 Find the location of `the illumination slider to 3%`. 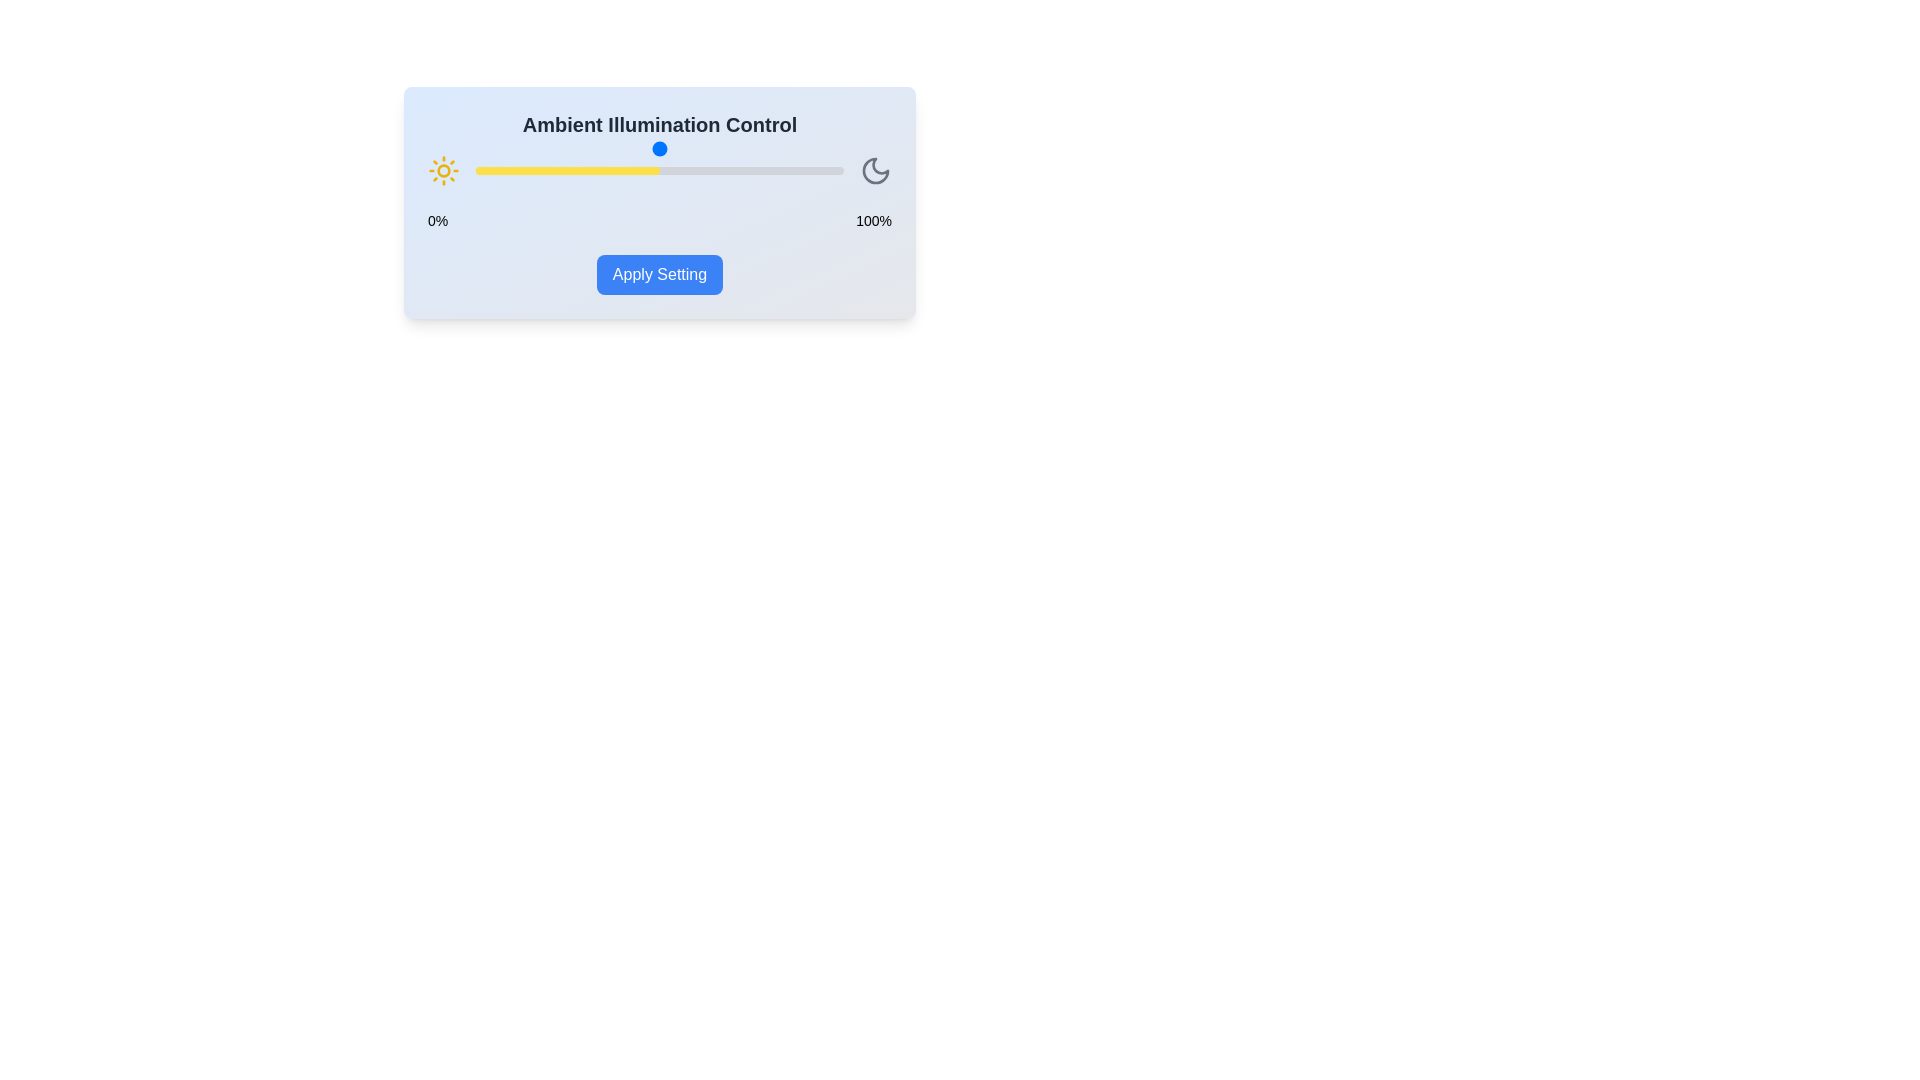

the illumination slider to 3% is located at coordinates (487, 169).